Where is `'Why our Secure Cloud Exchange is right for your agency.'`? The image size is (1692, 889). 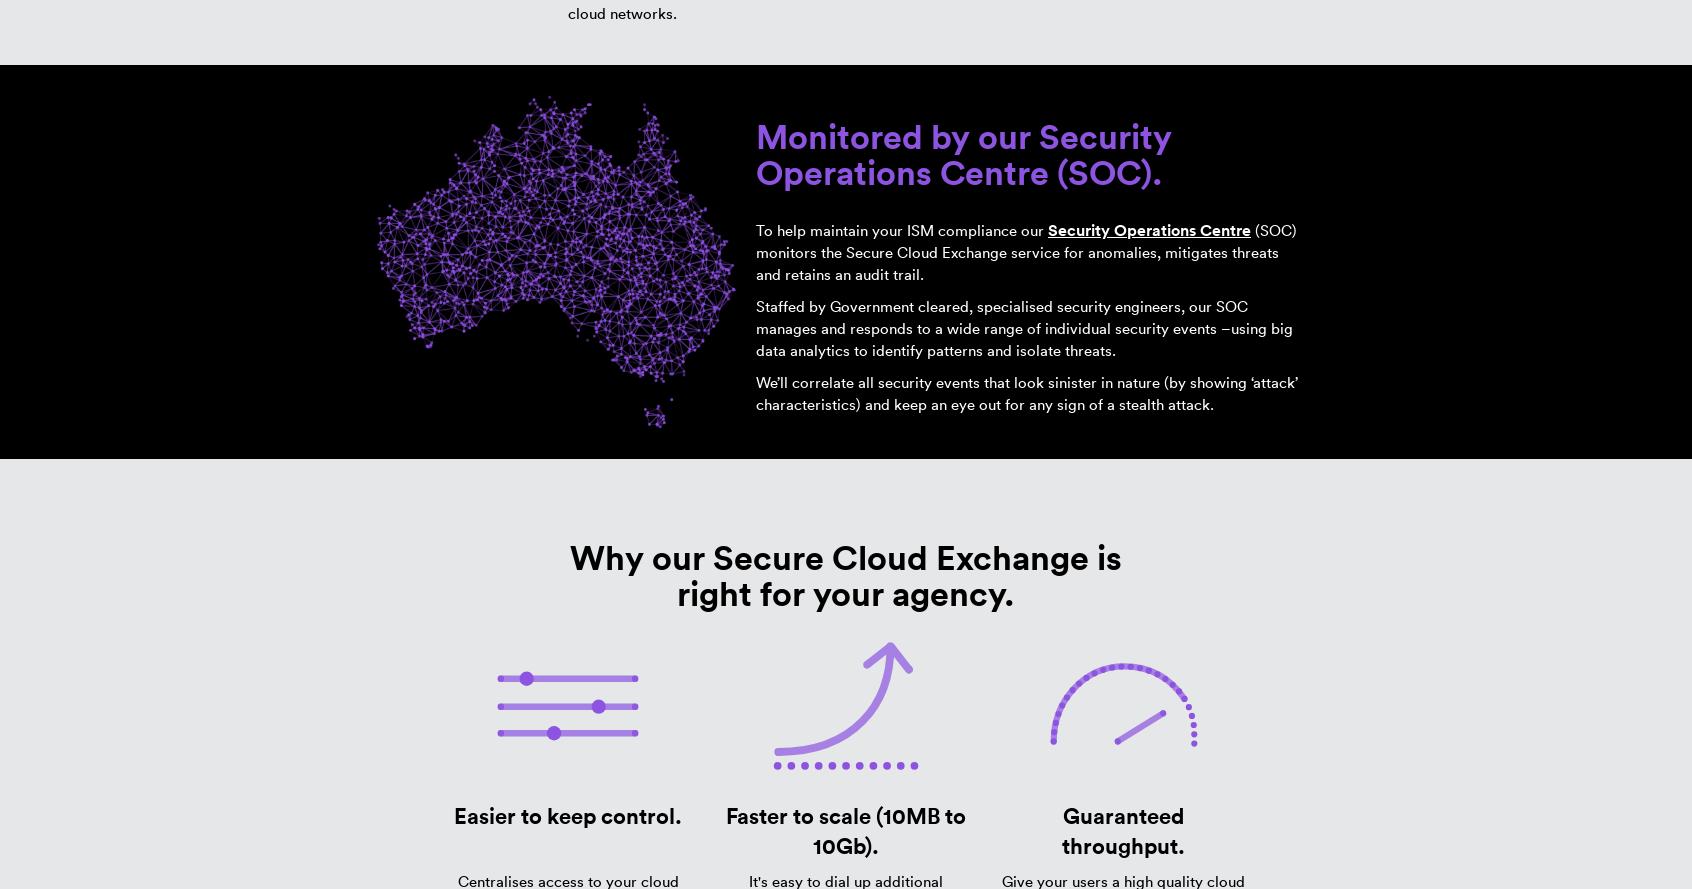
'Why our Secure Cloud Exchange is right for your agency.' is located at coordinates (844, 574).